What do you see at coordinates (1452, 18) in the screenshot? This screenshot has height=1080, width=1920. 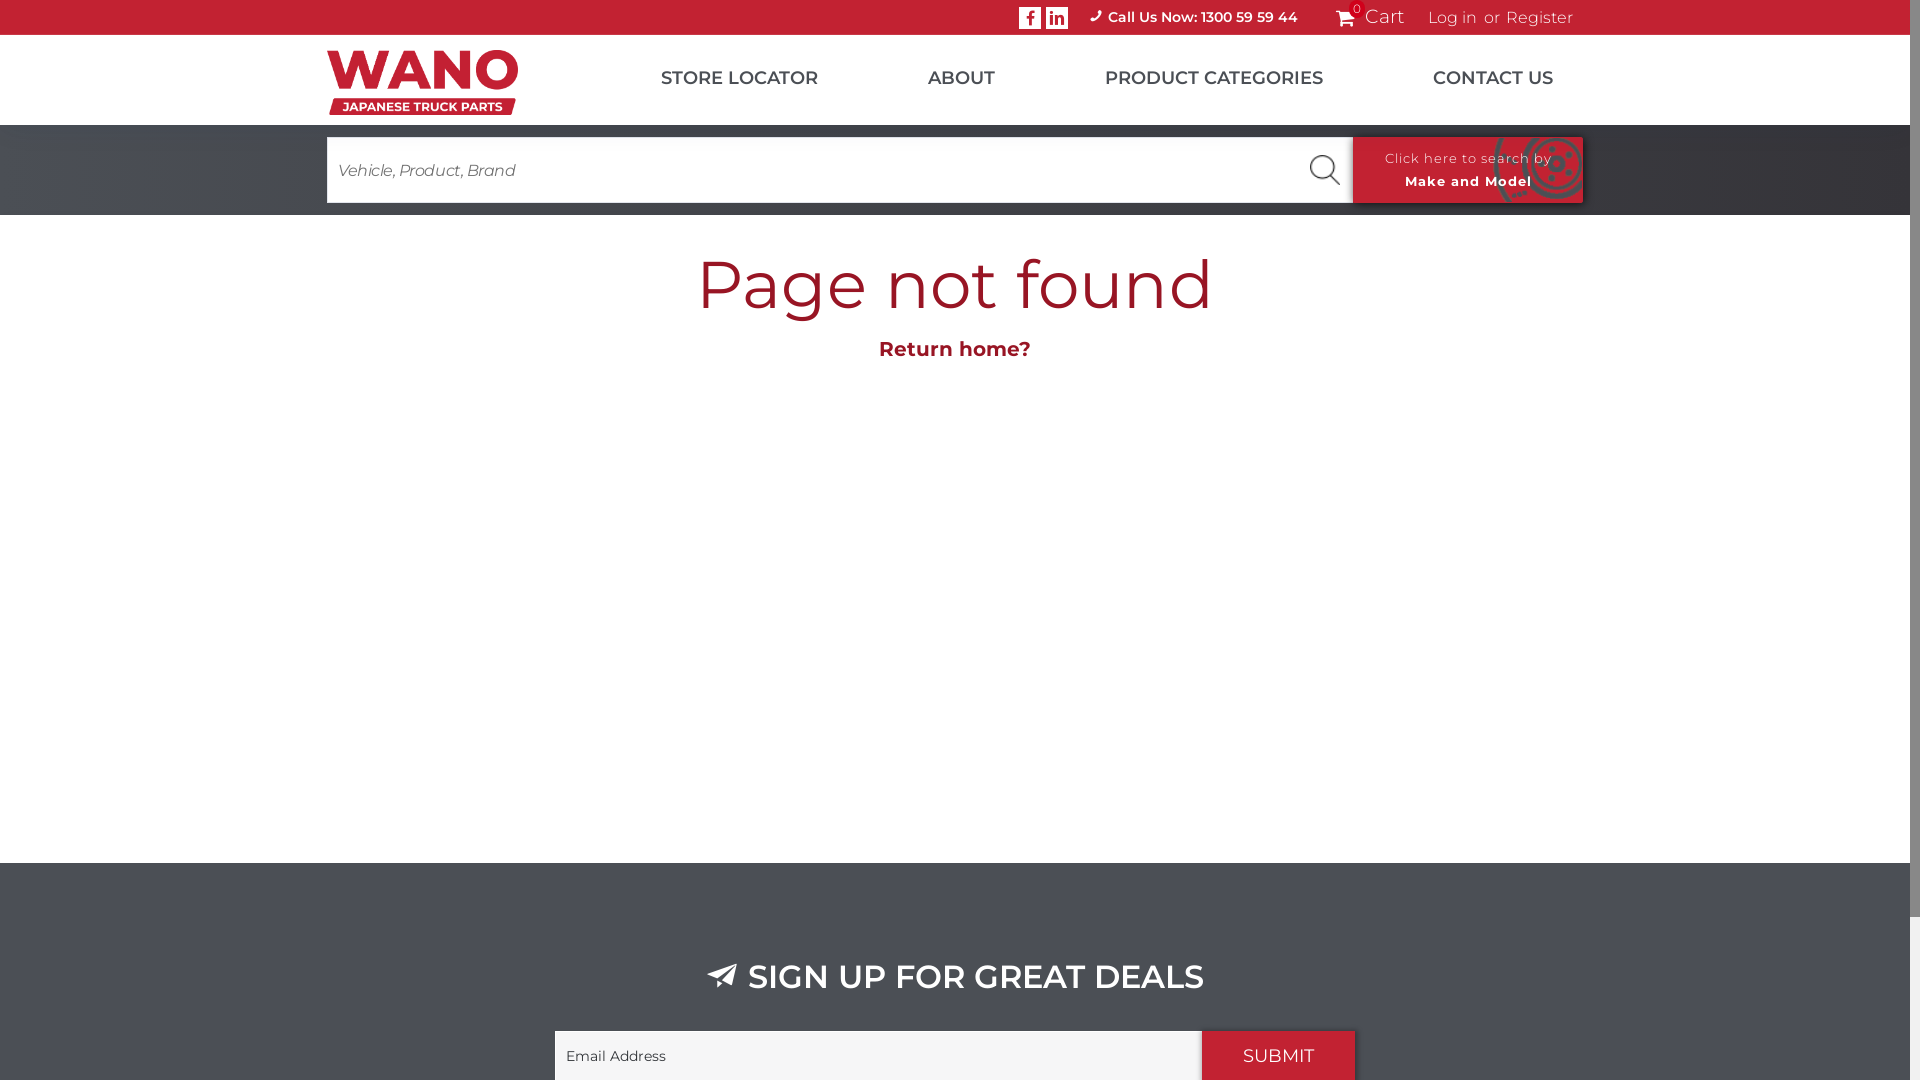 I see `'Log in'` at bounding box center [1452, 18].